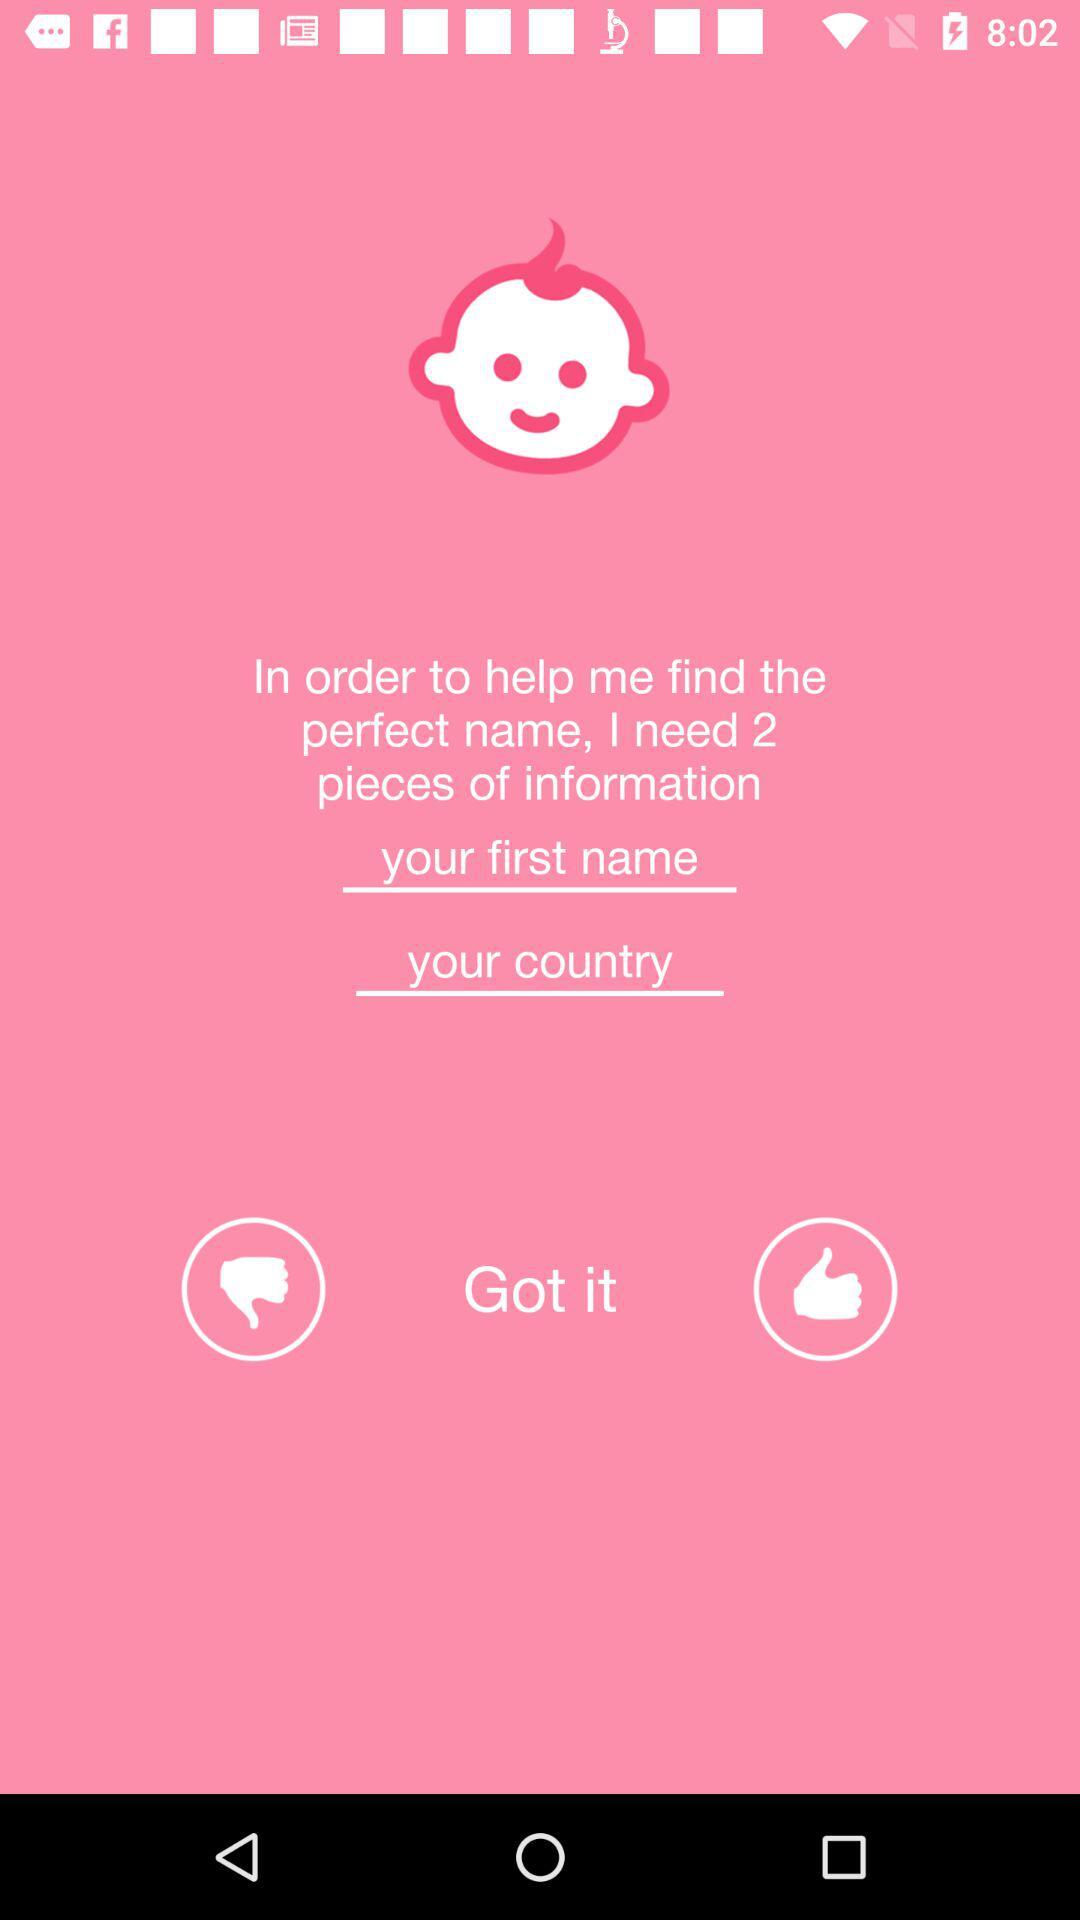 The width and height of the screenshot is (1080, 1920). Describe the element at coordinates (825, 1290) in the screenshot. I see `the thumbs_up icon` at that location.